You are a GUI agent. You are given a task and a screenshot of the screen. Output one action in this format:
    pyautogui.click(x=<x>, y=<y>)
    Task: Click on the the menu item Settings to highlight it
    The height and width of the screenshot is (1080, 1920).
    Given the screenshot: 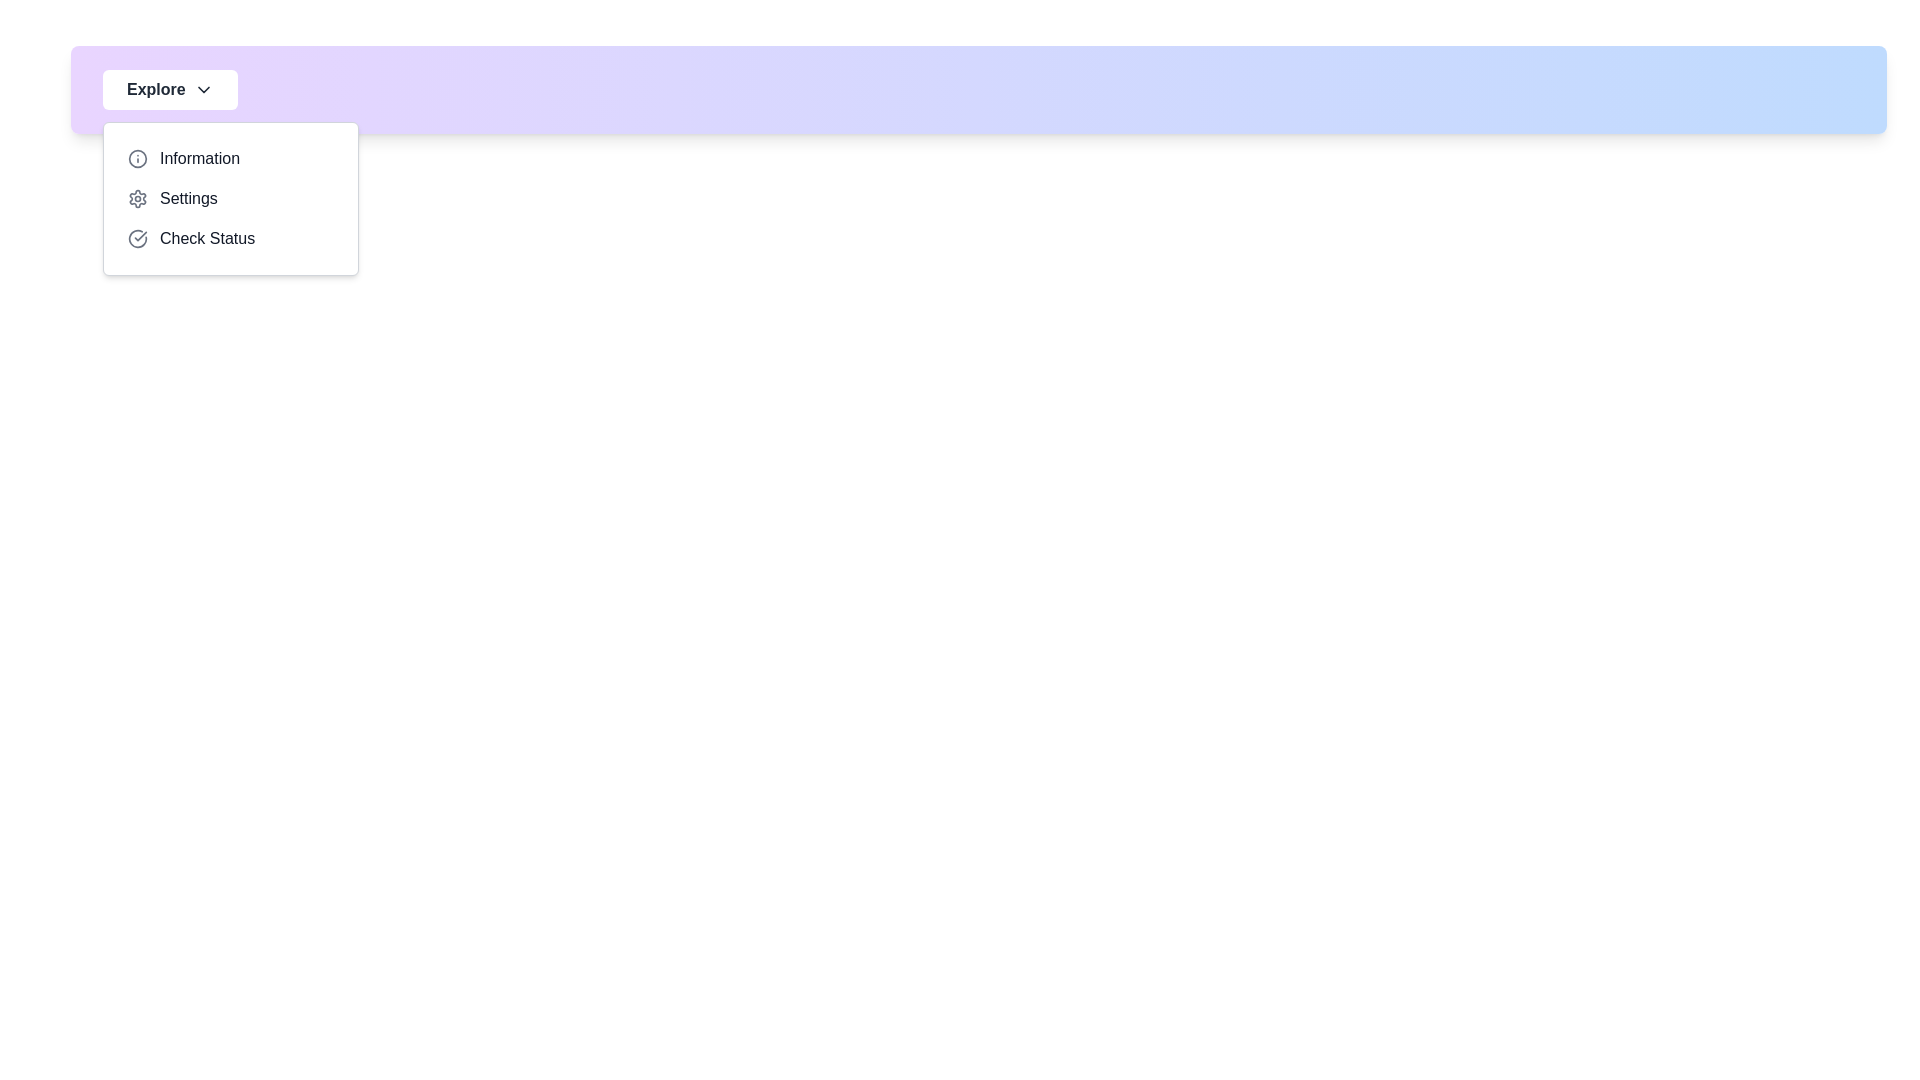 What is the action you would take?
    pyautogui.click(x=230, y=199)
    